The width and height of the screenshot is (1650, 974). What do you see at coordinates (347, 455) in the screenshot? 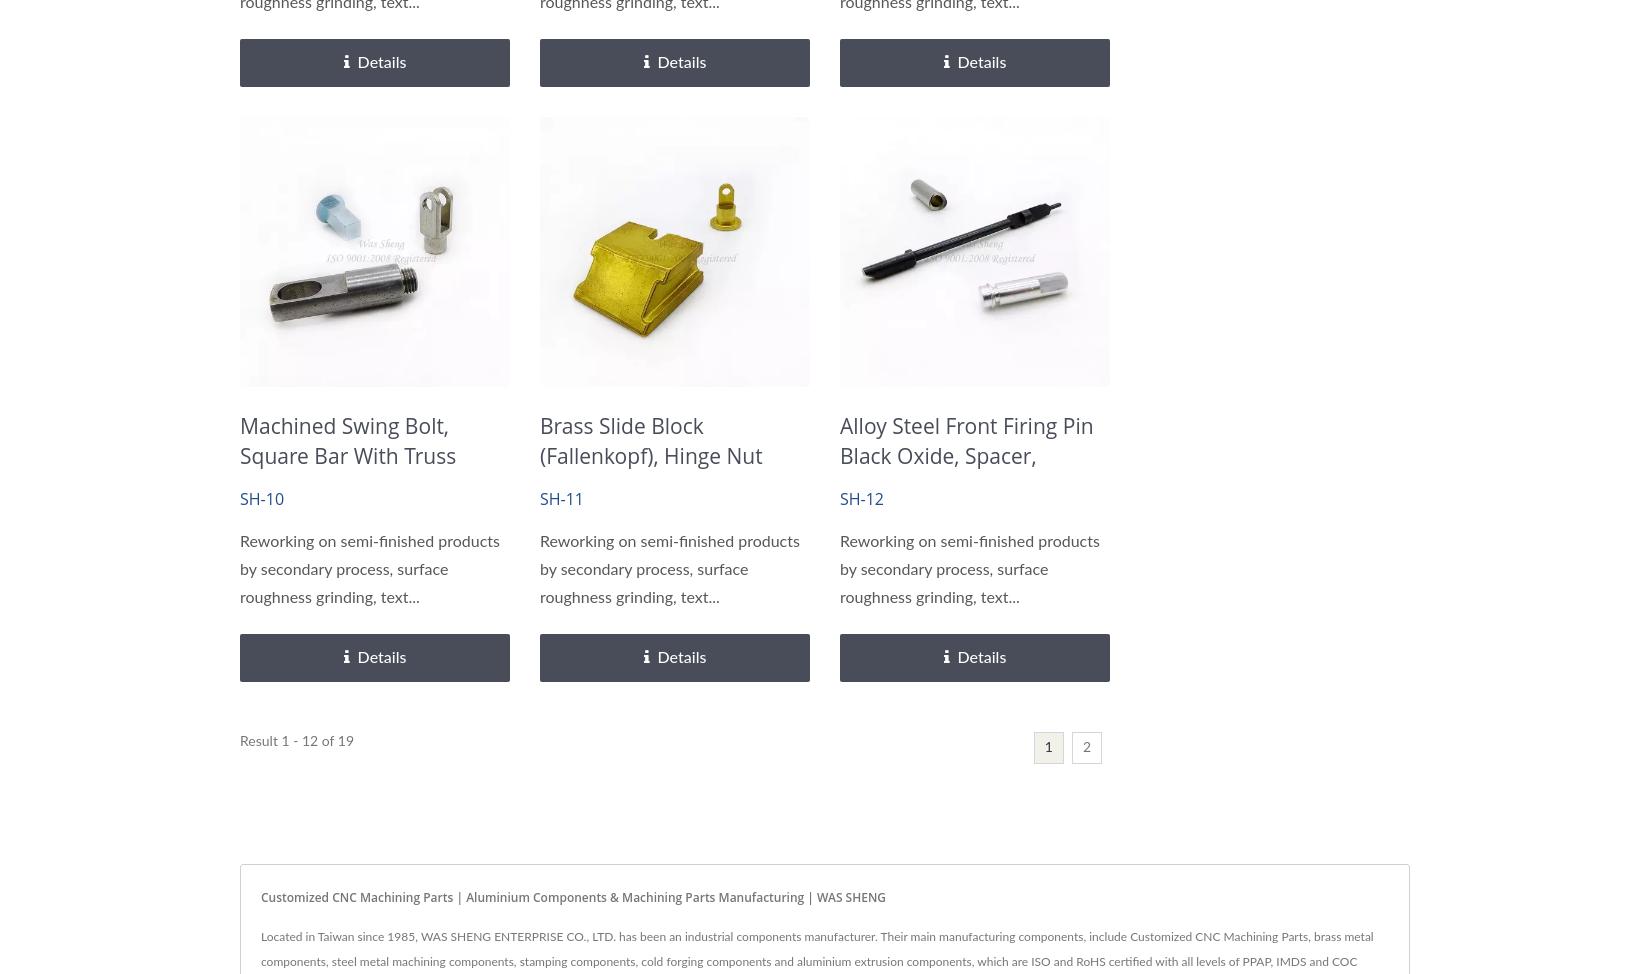
I see `'Machined Swing Bolt, Square Bar with Truss Head, Connector Seat'` at bounding box center [347, 455].